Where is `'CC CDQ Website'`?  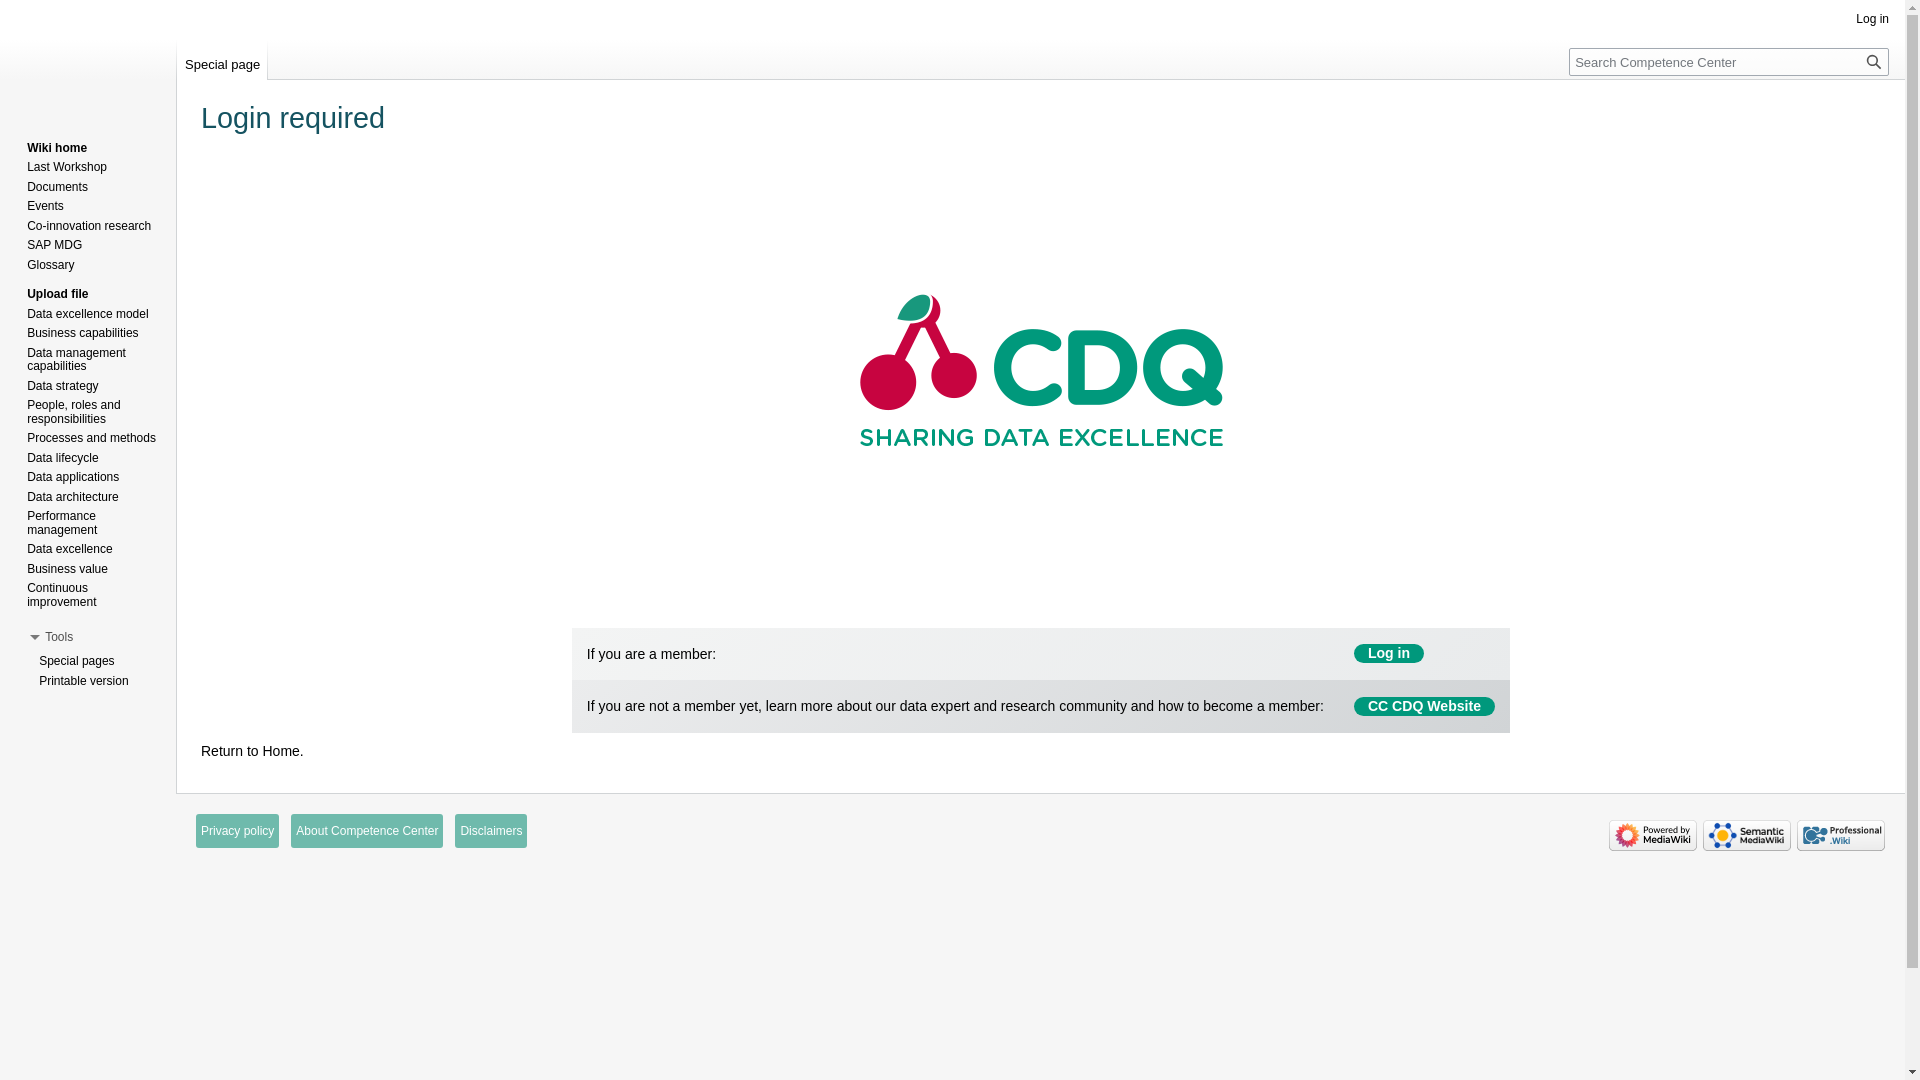 'CC CDQ Website' is located at coordinates (1353, 705).